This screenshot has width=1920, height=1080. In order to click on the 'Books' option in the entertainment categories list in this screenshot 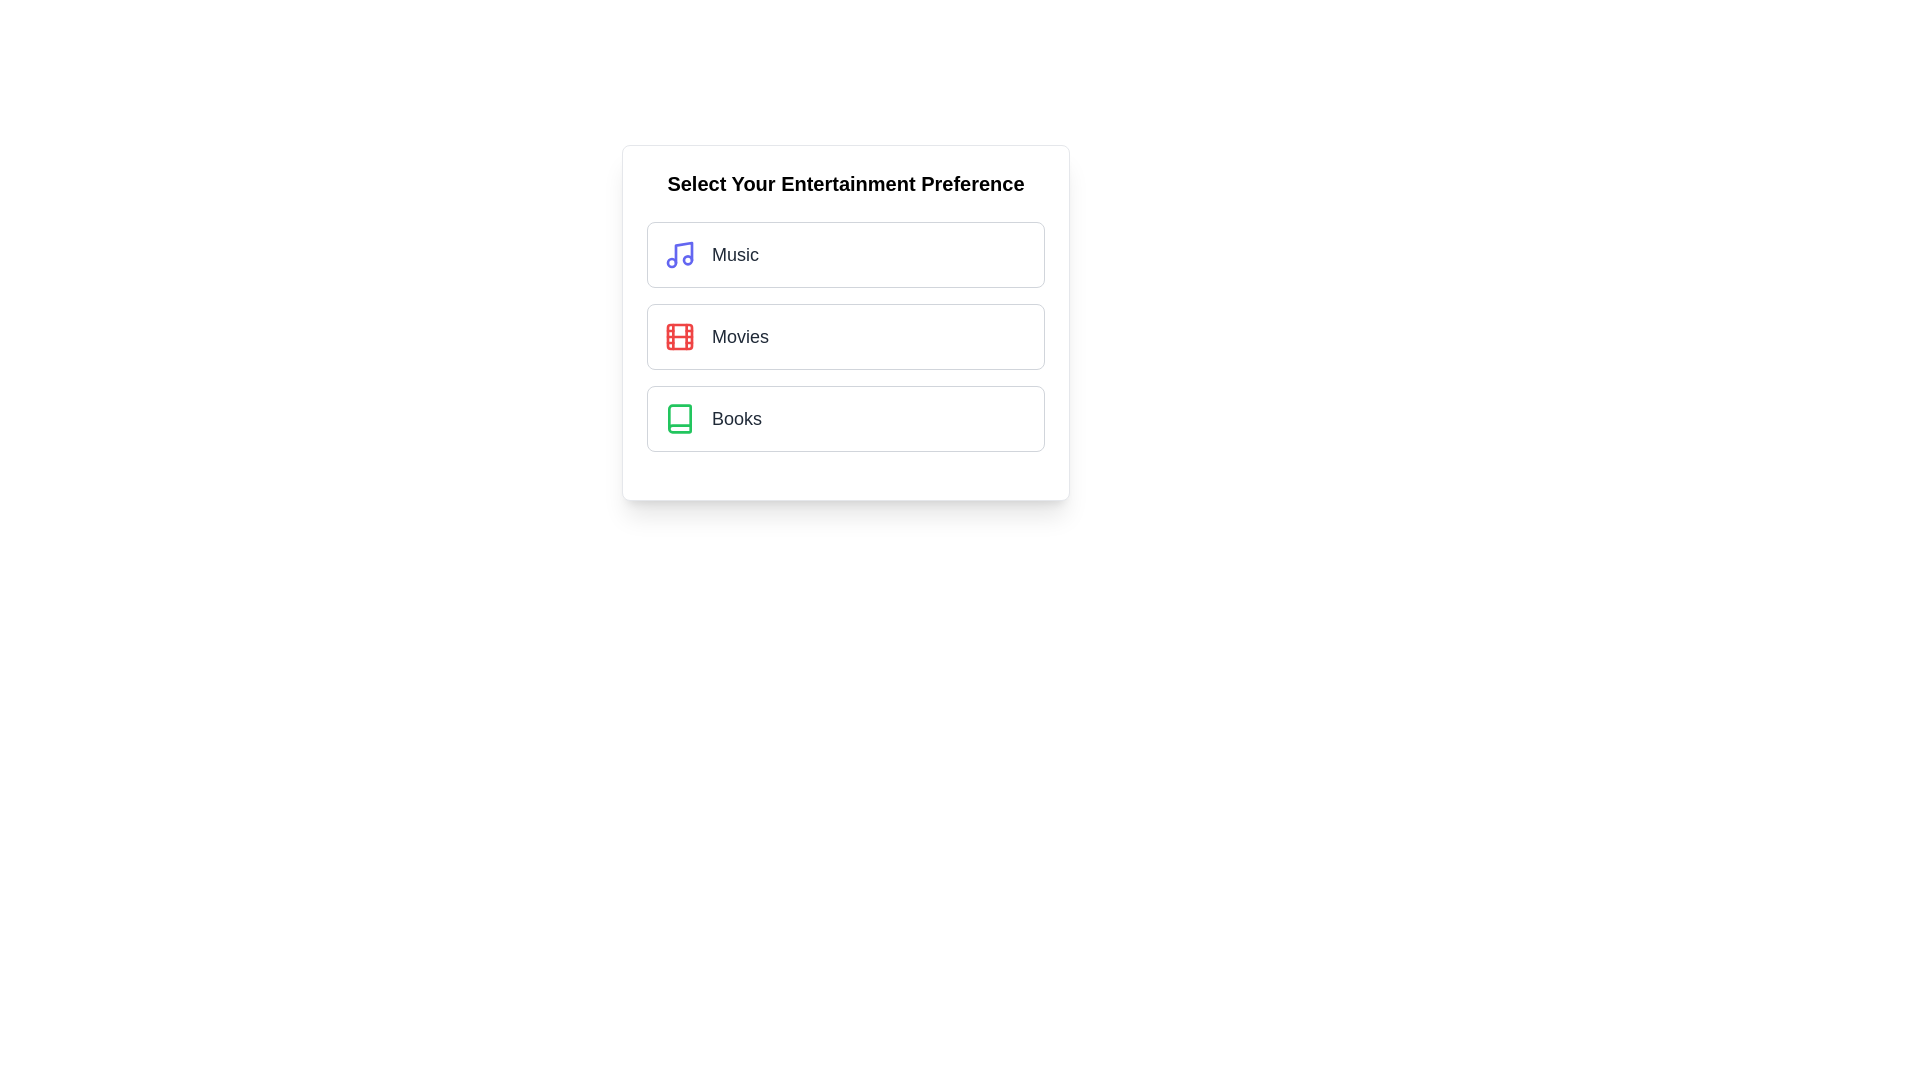, I will do `click(845, 418)`.